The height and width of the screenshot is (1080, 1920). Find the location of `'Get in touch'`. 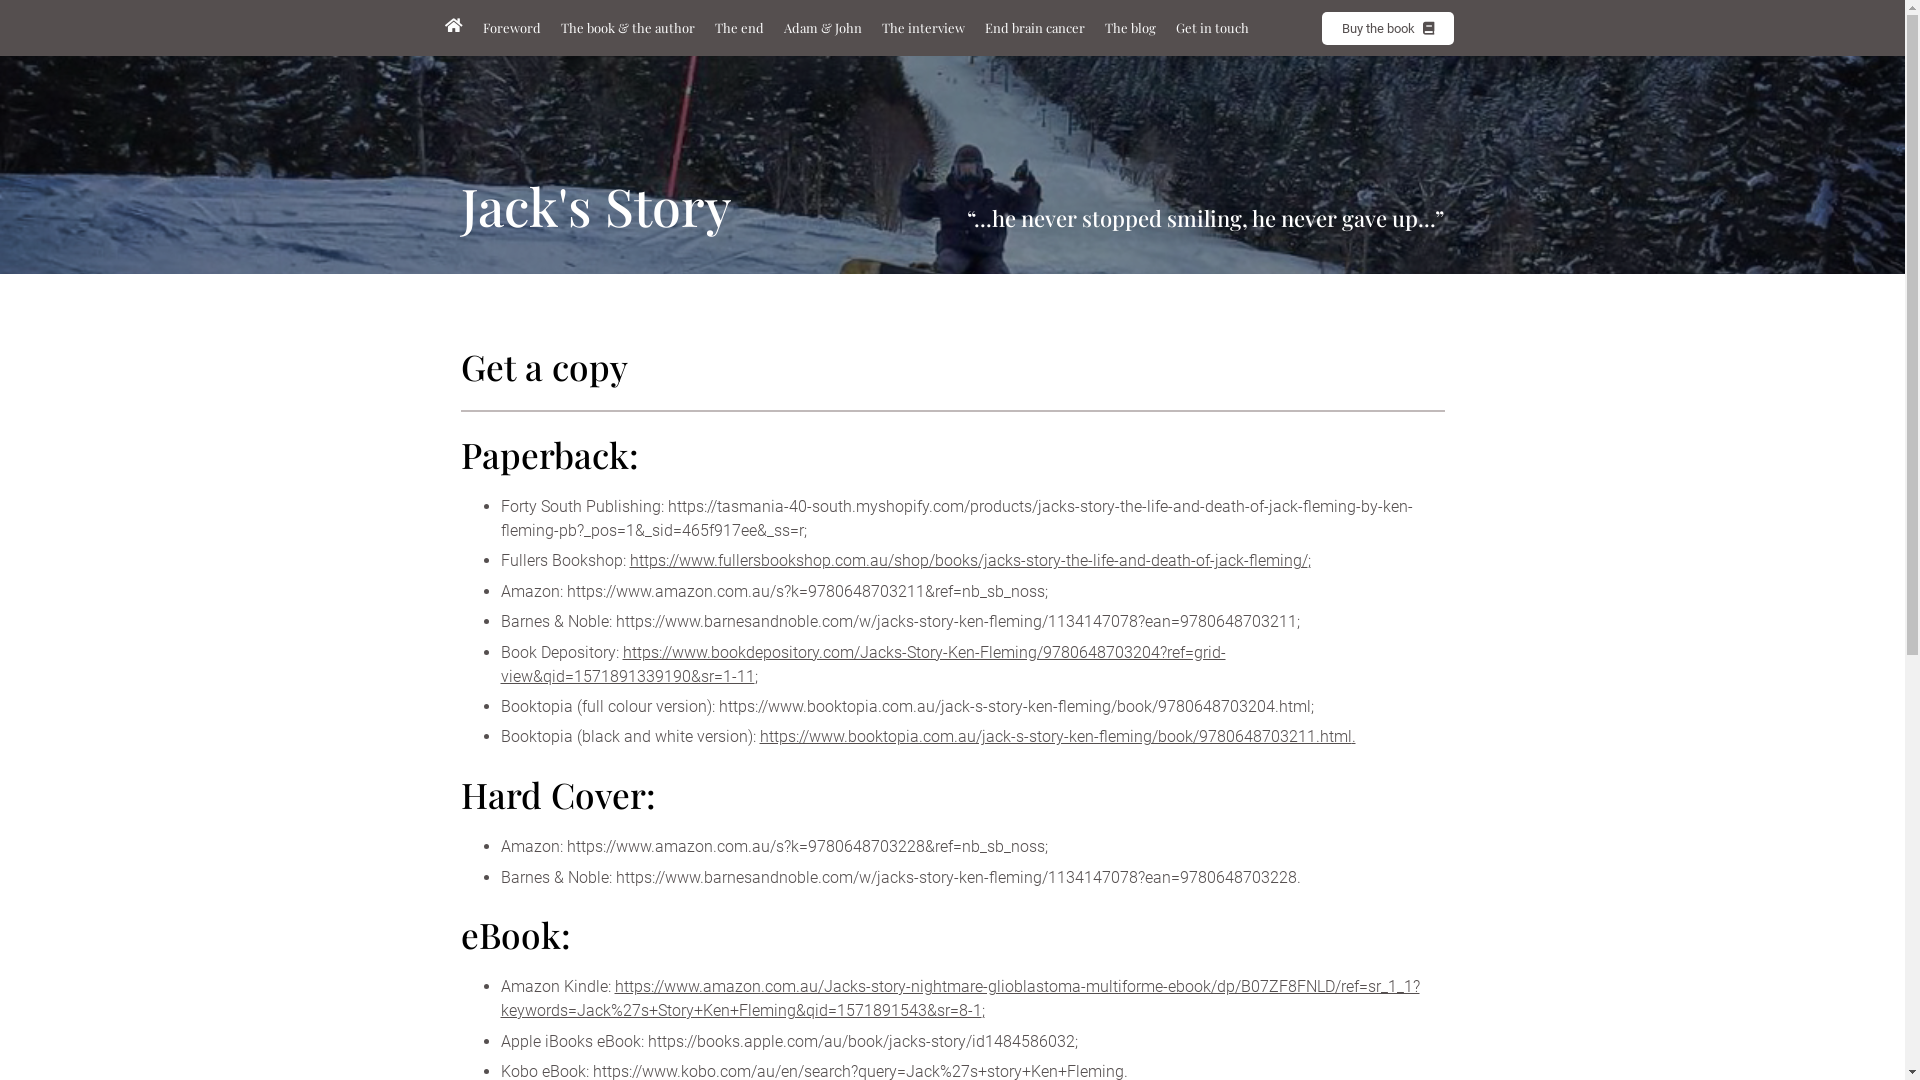

'Get in touch' is located at coordinates (1211, 27).